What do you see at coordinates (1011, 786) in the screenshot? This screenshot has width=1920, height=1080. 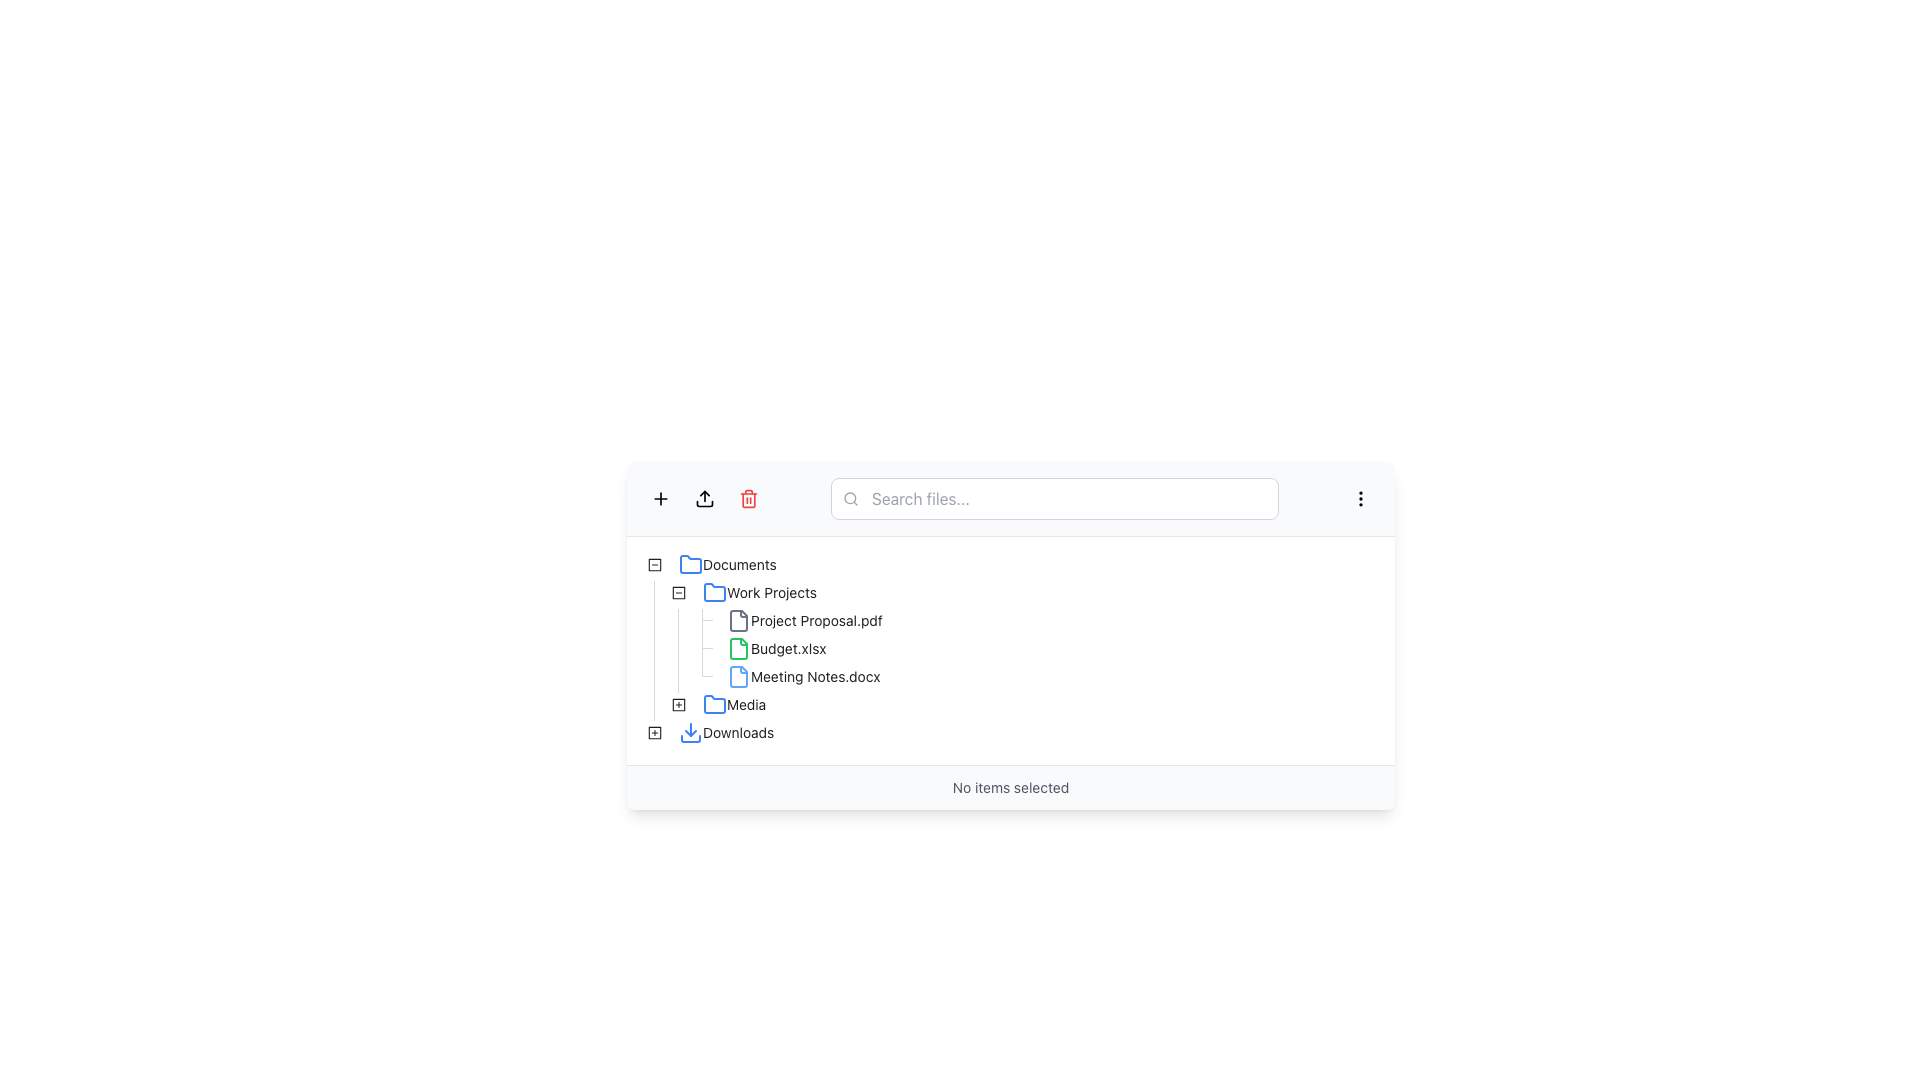 I see `the text label displaying 'No items selected' which is styled with a light gray background and located at the bottom of the panel` at bounding box center [1011, 786].